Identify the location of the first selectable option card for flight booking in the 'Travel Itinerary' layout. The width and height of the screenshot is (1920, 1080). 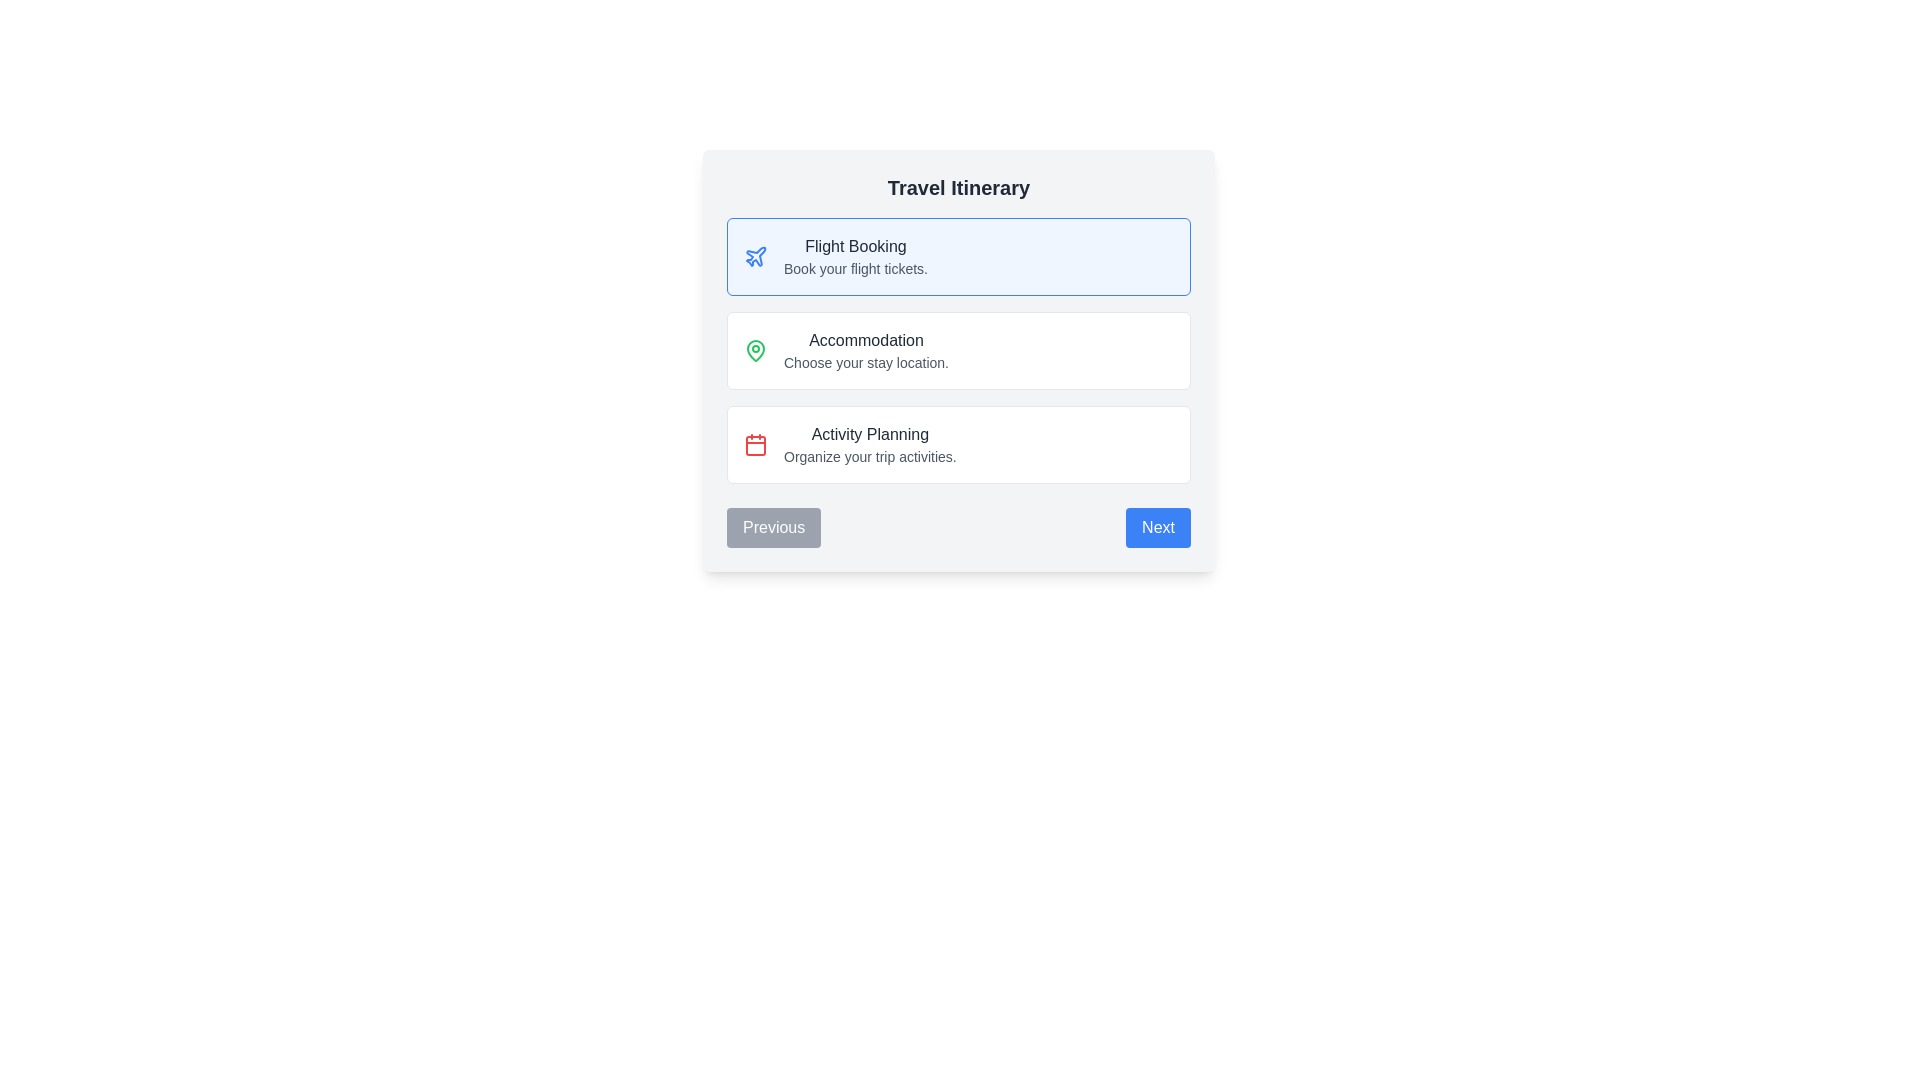
(958, 256).